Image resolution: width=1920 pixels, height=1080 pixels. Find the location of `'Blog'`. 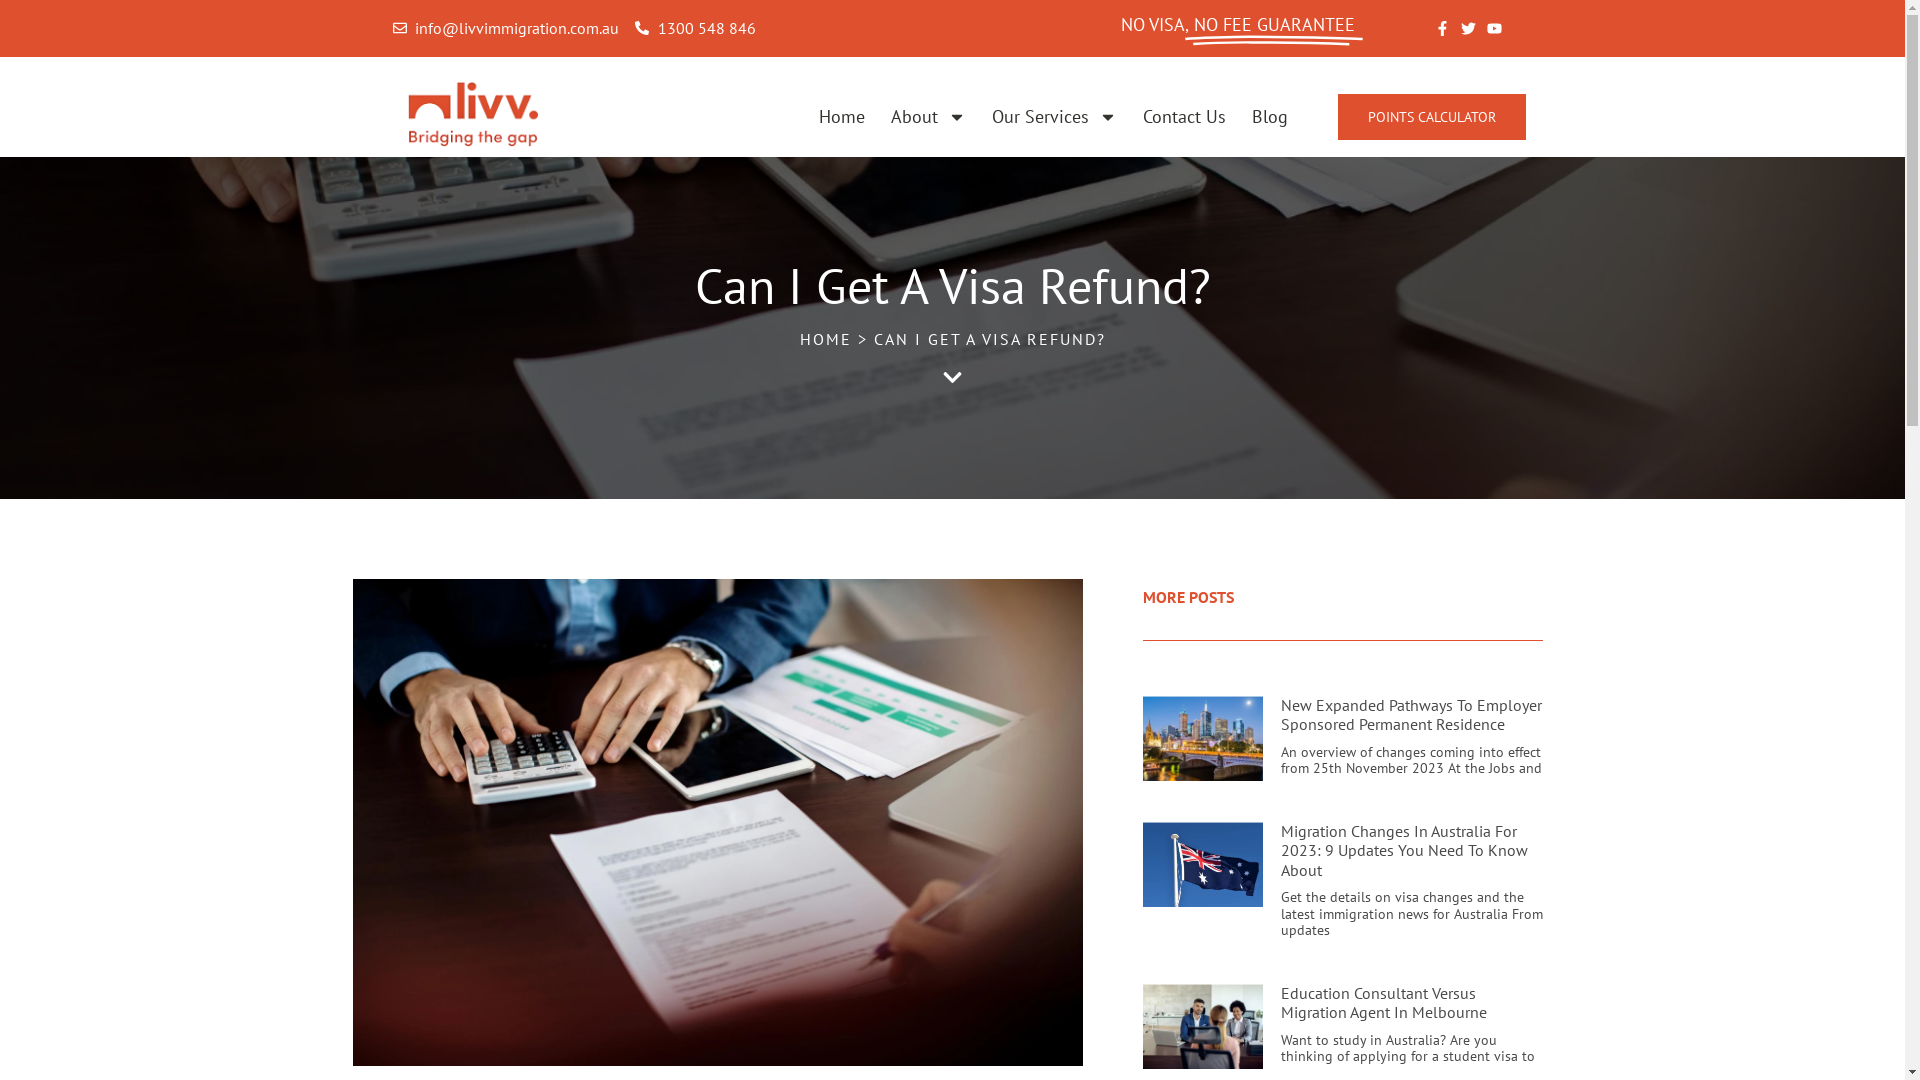

'Blog' is located at coordinates (1251, 117).